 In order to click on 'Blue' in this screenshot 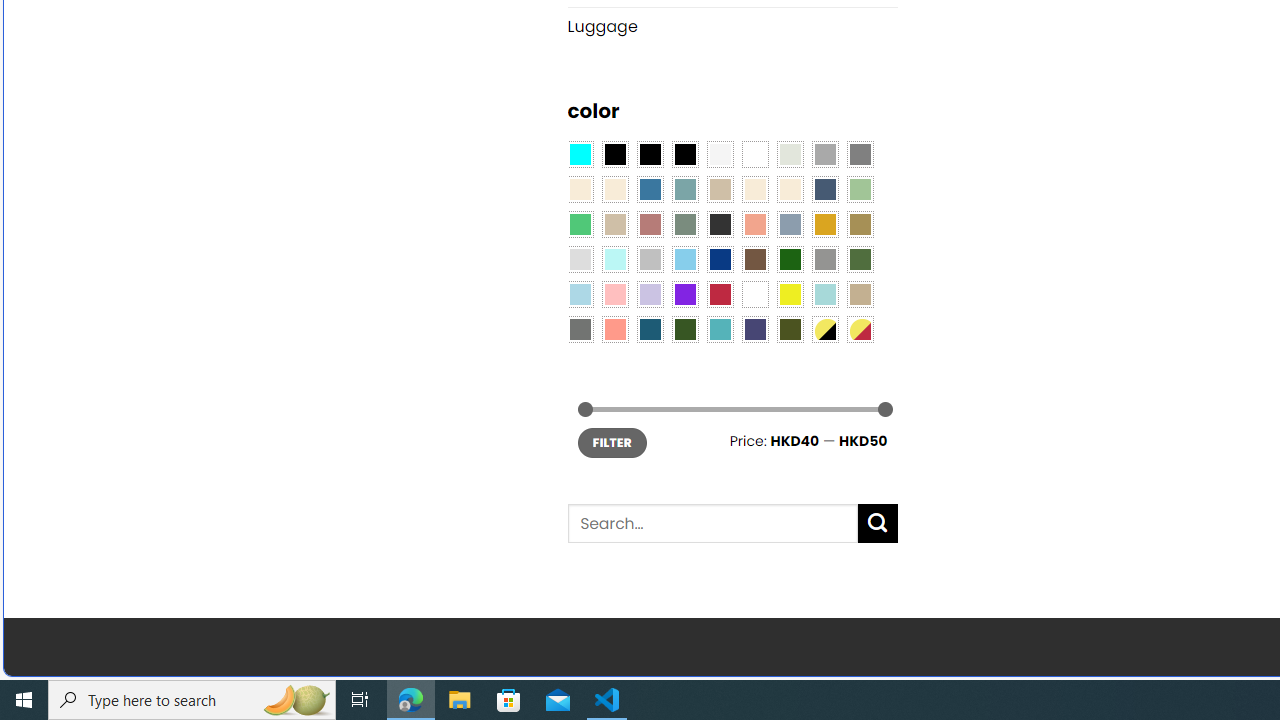, I will do `click(650, 190)`.